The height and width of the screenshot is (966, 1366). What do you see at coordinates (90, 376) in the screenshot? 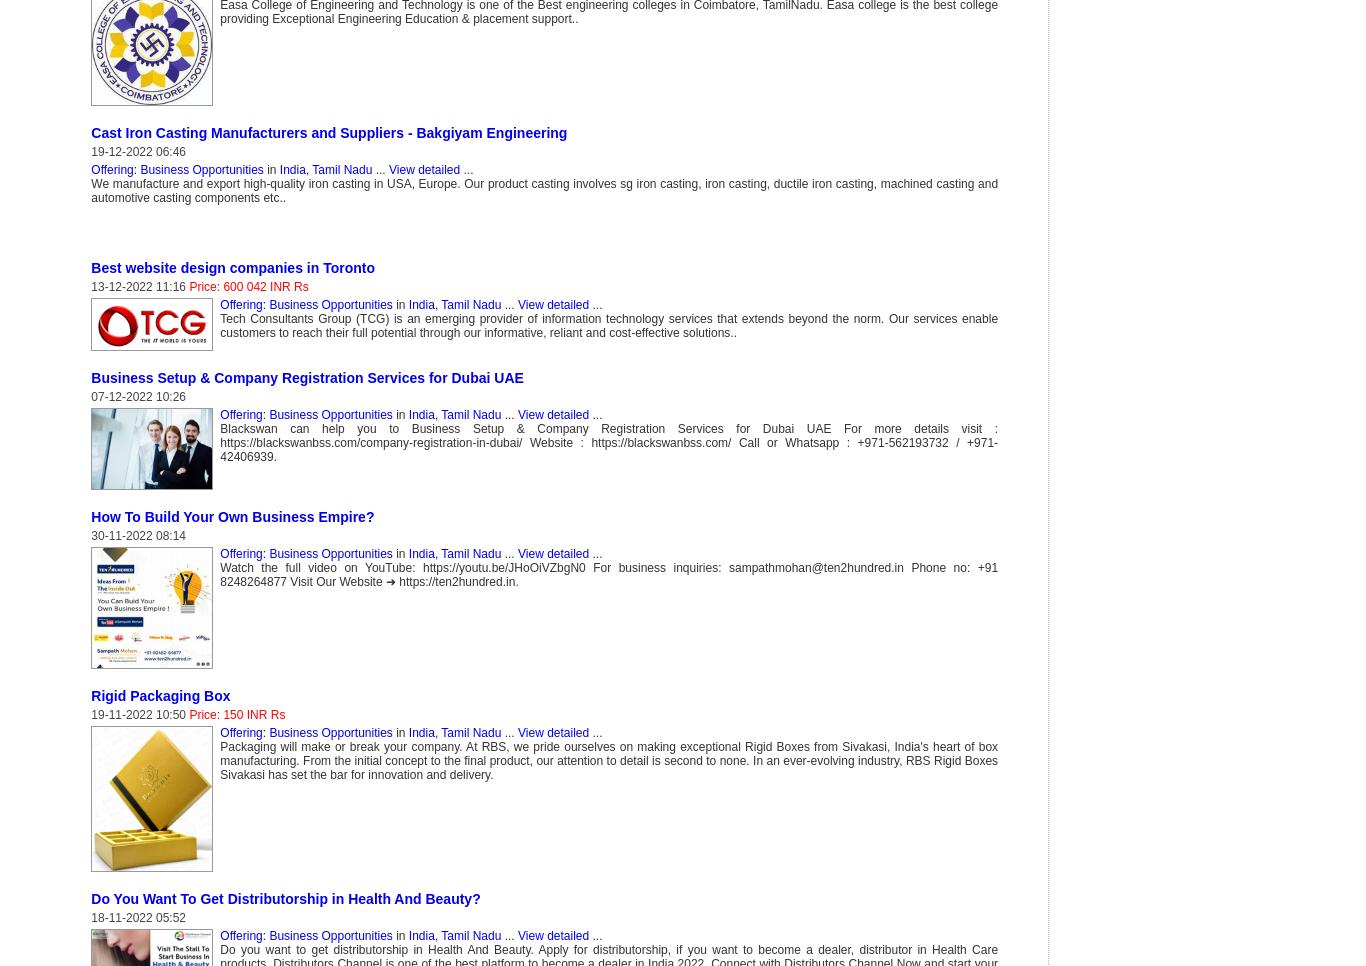
I see `'Business Setup & Company Registration Services for Dubai UAE'` at bounding box center [90, 376].